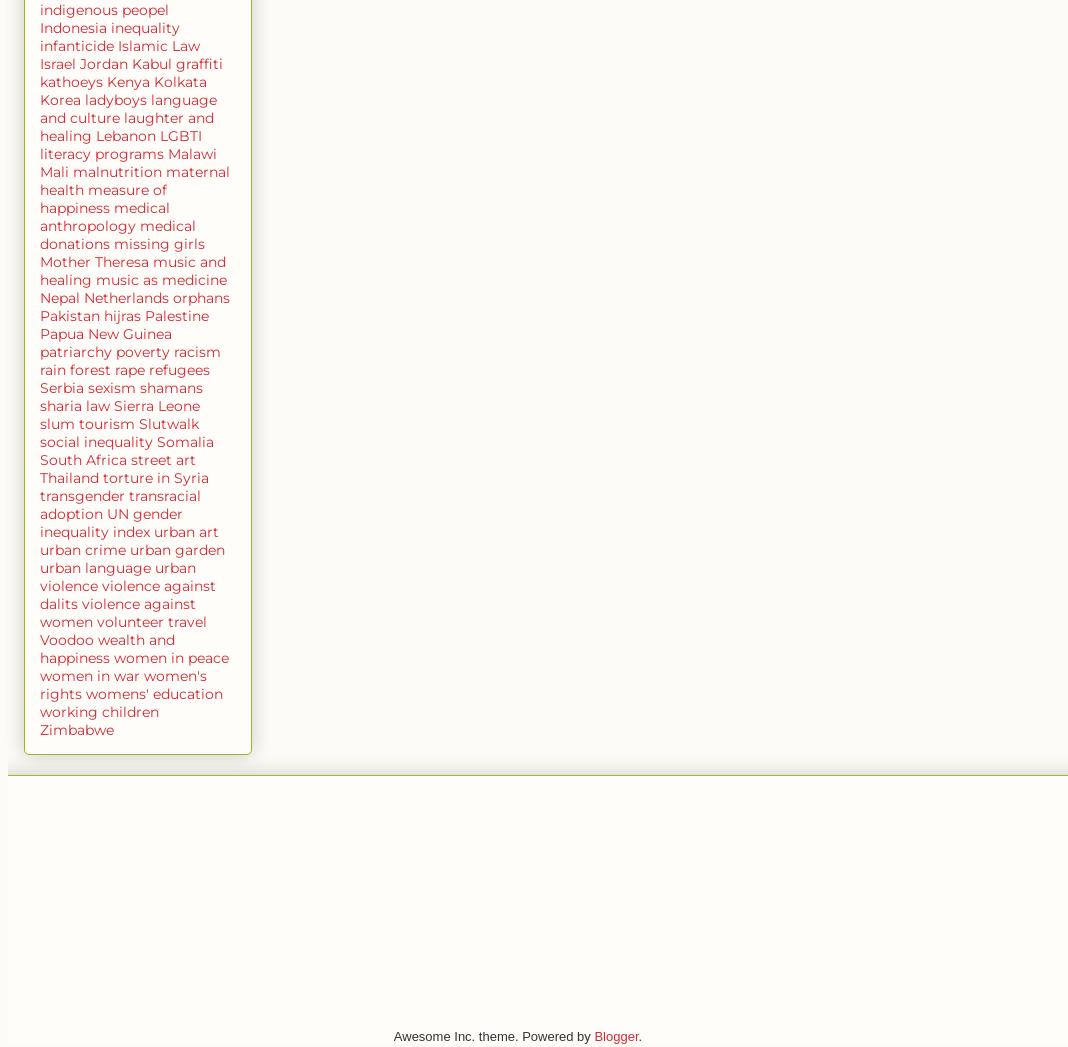 This screenshot has height=1047, width=1068. I want to click on 'medical anthropology', so click(103, 214).